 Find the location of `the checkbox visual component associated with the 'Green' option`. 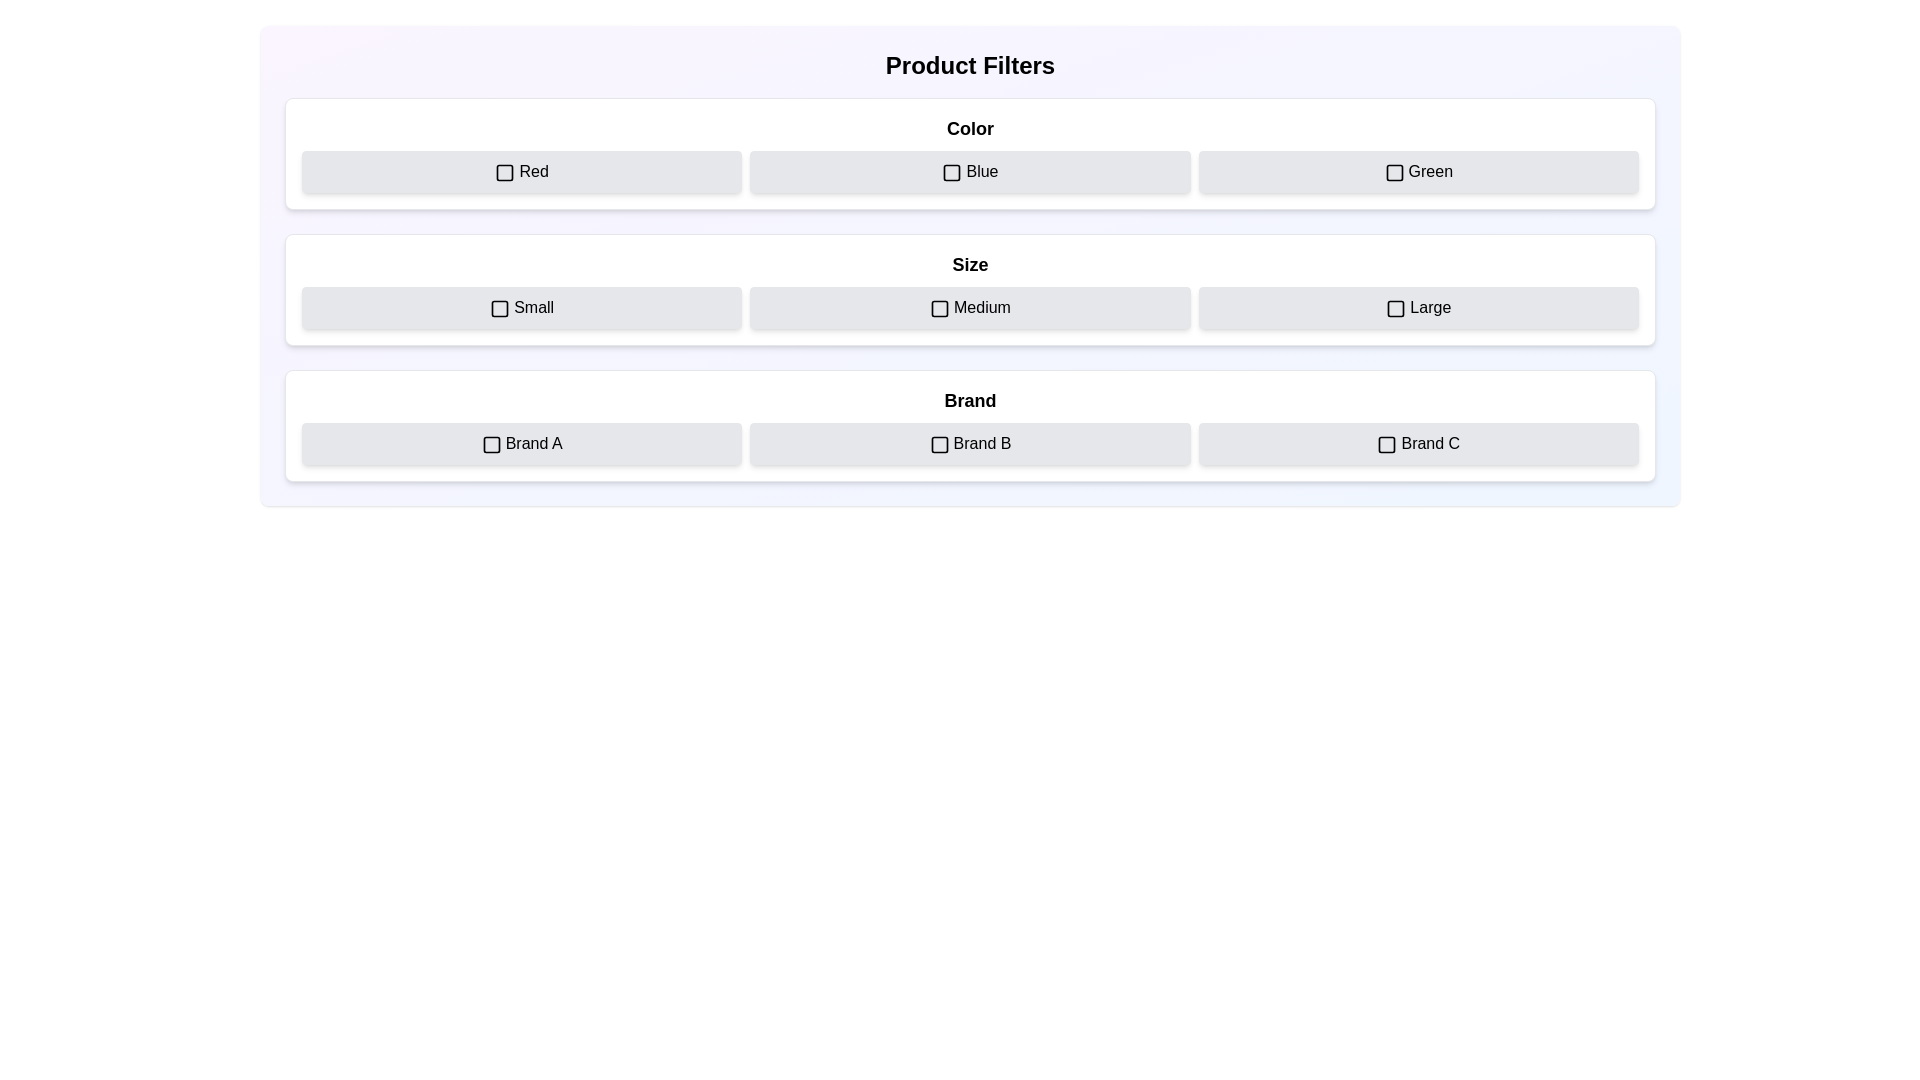

the checkbox visual component associated with the 'Green' option is located at coordinates (1393, 171).